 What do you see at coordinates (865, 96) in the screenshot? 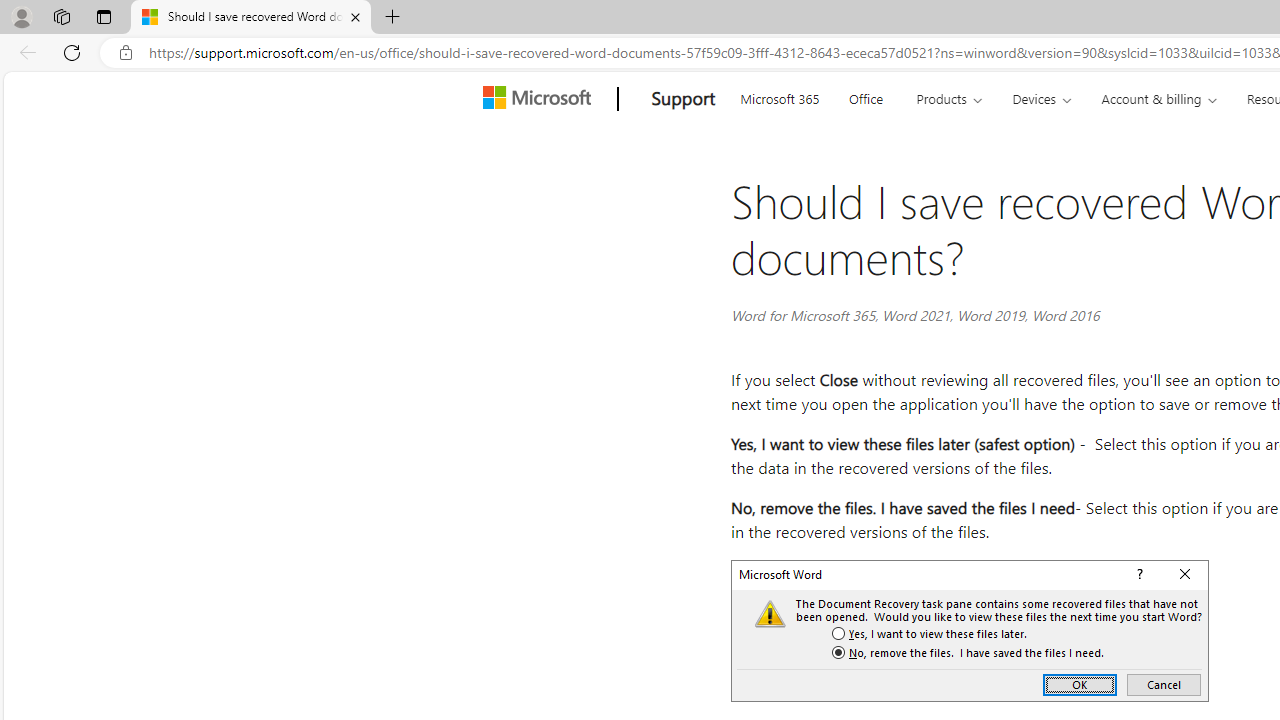
I see `'Office'` at bounding box center [865, 96].